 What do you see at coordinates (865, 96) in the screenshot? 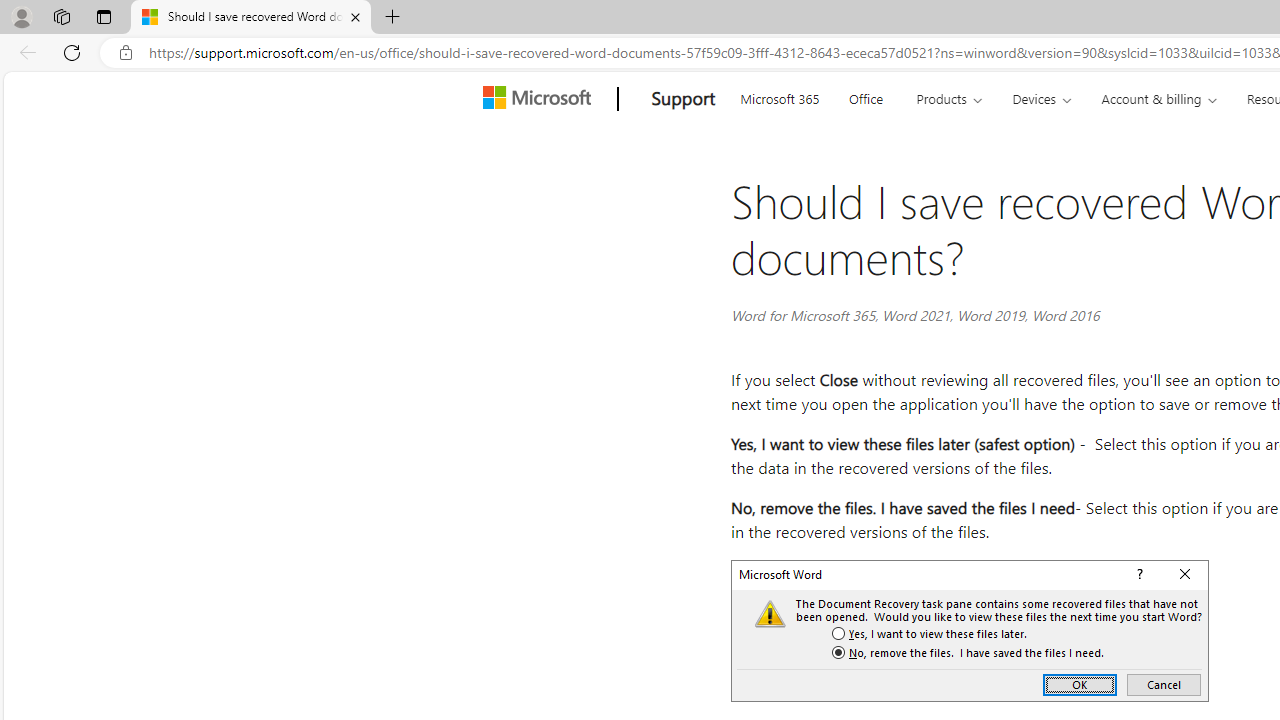
I see `'Office'` at bounding box center [865, 96].